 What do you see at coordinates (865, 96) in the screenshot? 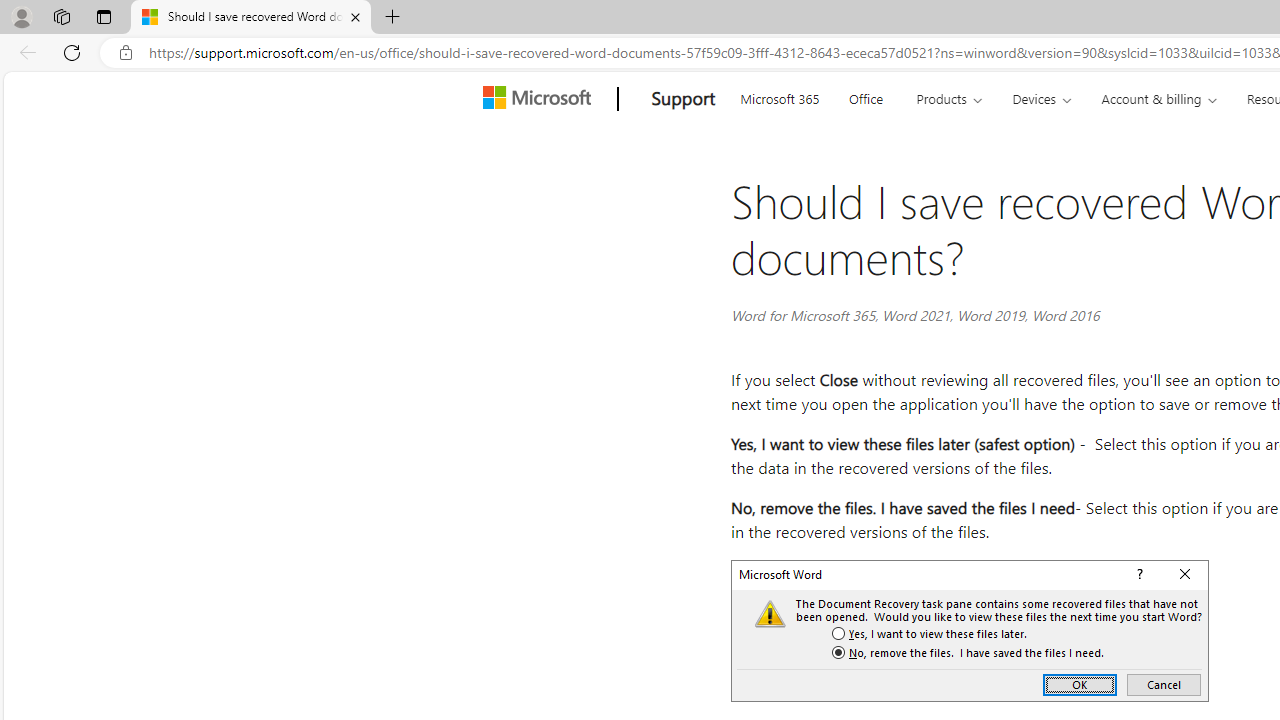
I see `'Office'` at bounding box center [865, 96].